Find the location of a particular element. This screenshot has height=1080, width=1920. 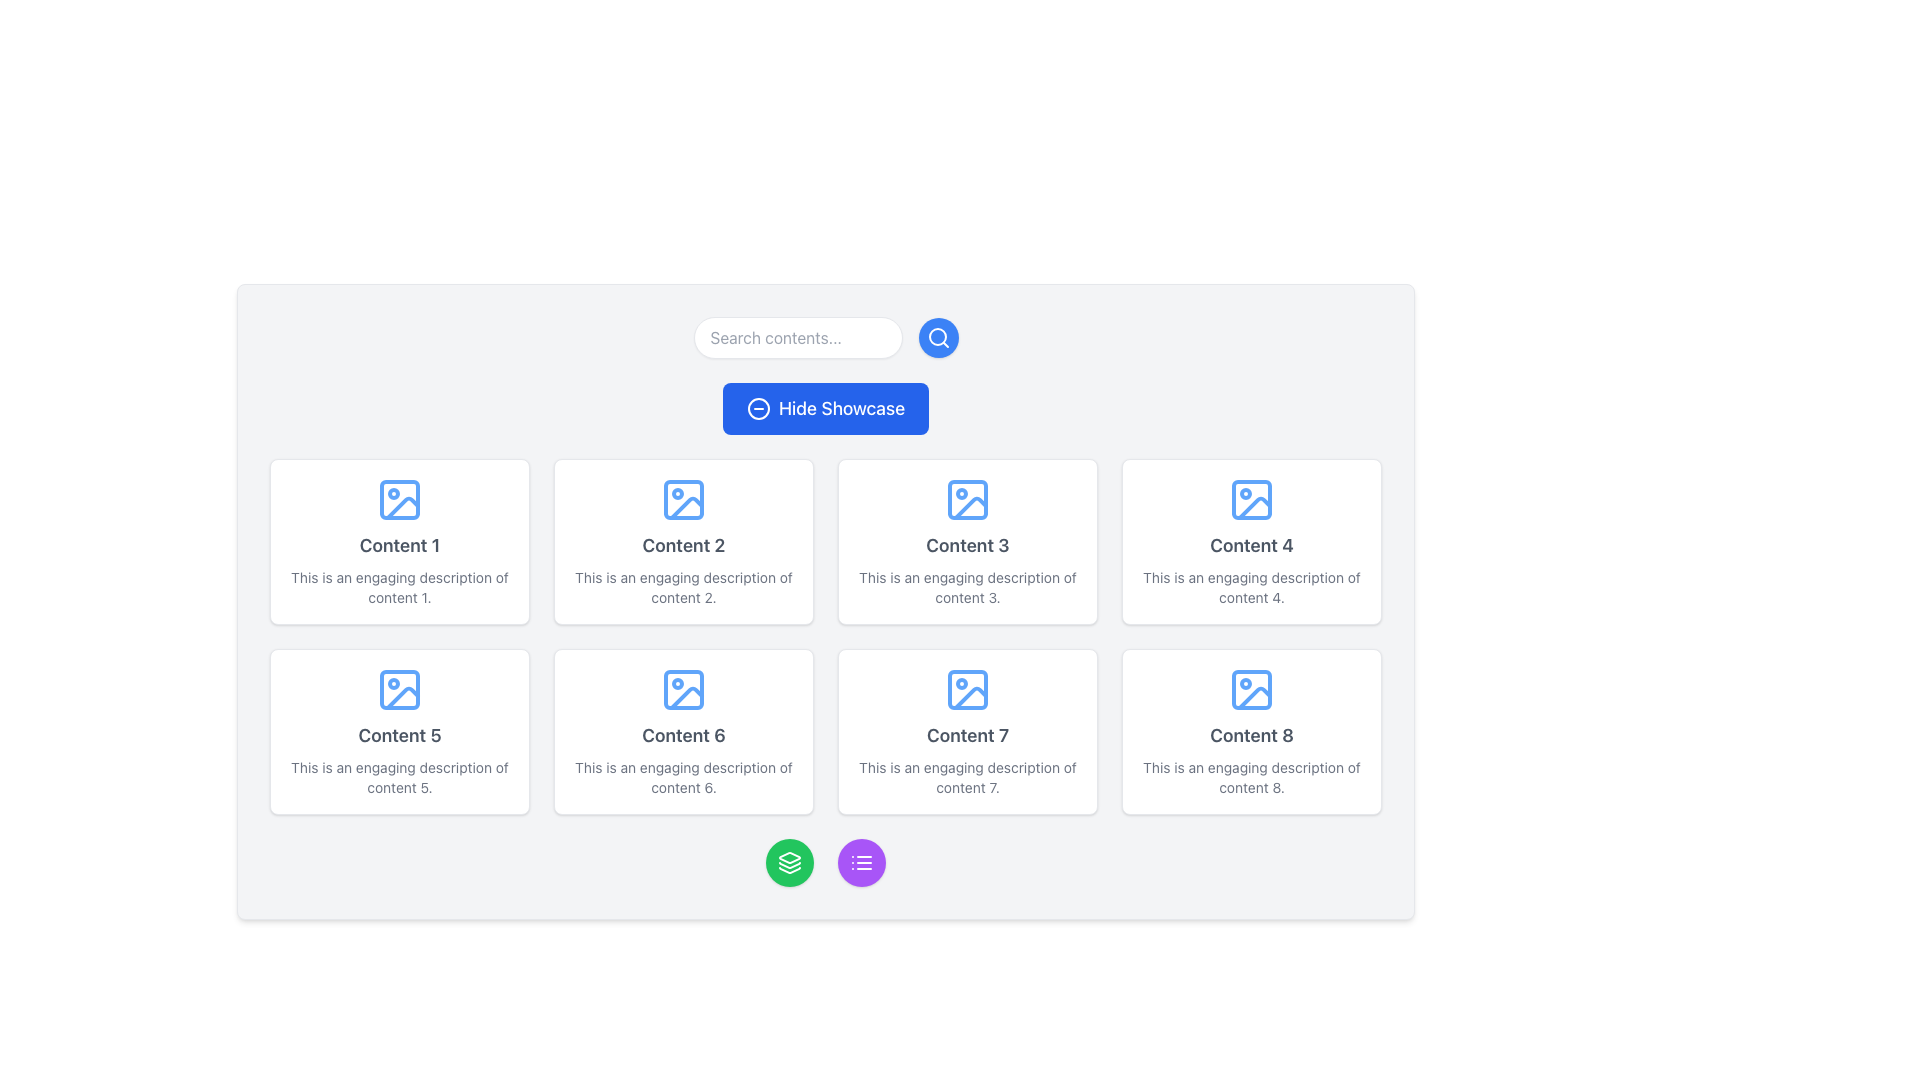

the blue rectangular SVG element with rounded corners located in the 'Content 4' card in the second row of the grid layout is located at coordinates (1251, 499).